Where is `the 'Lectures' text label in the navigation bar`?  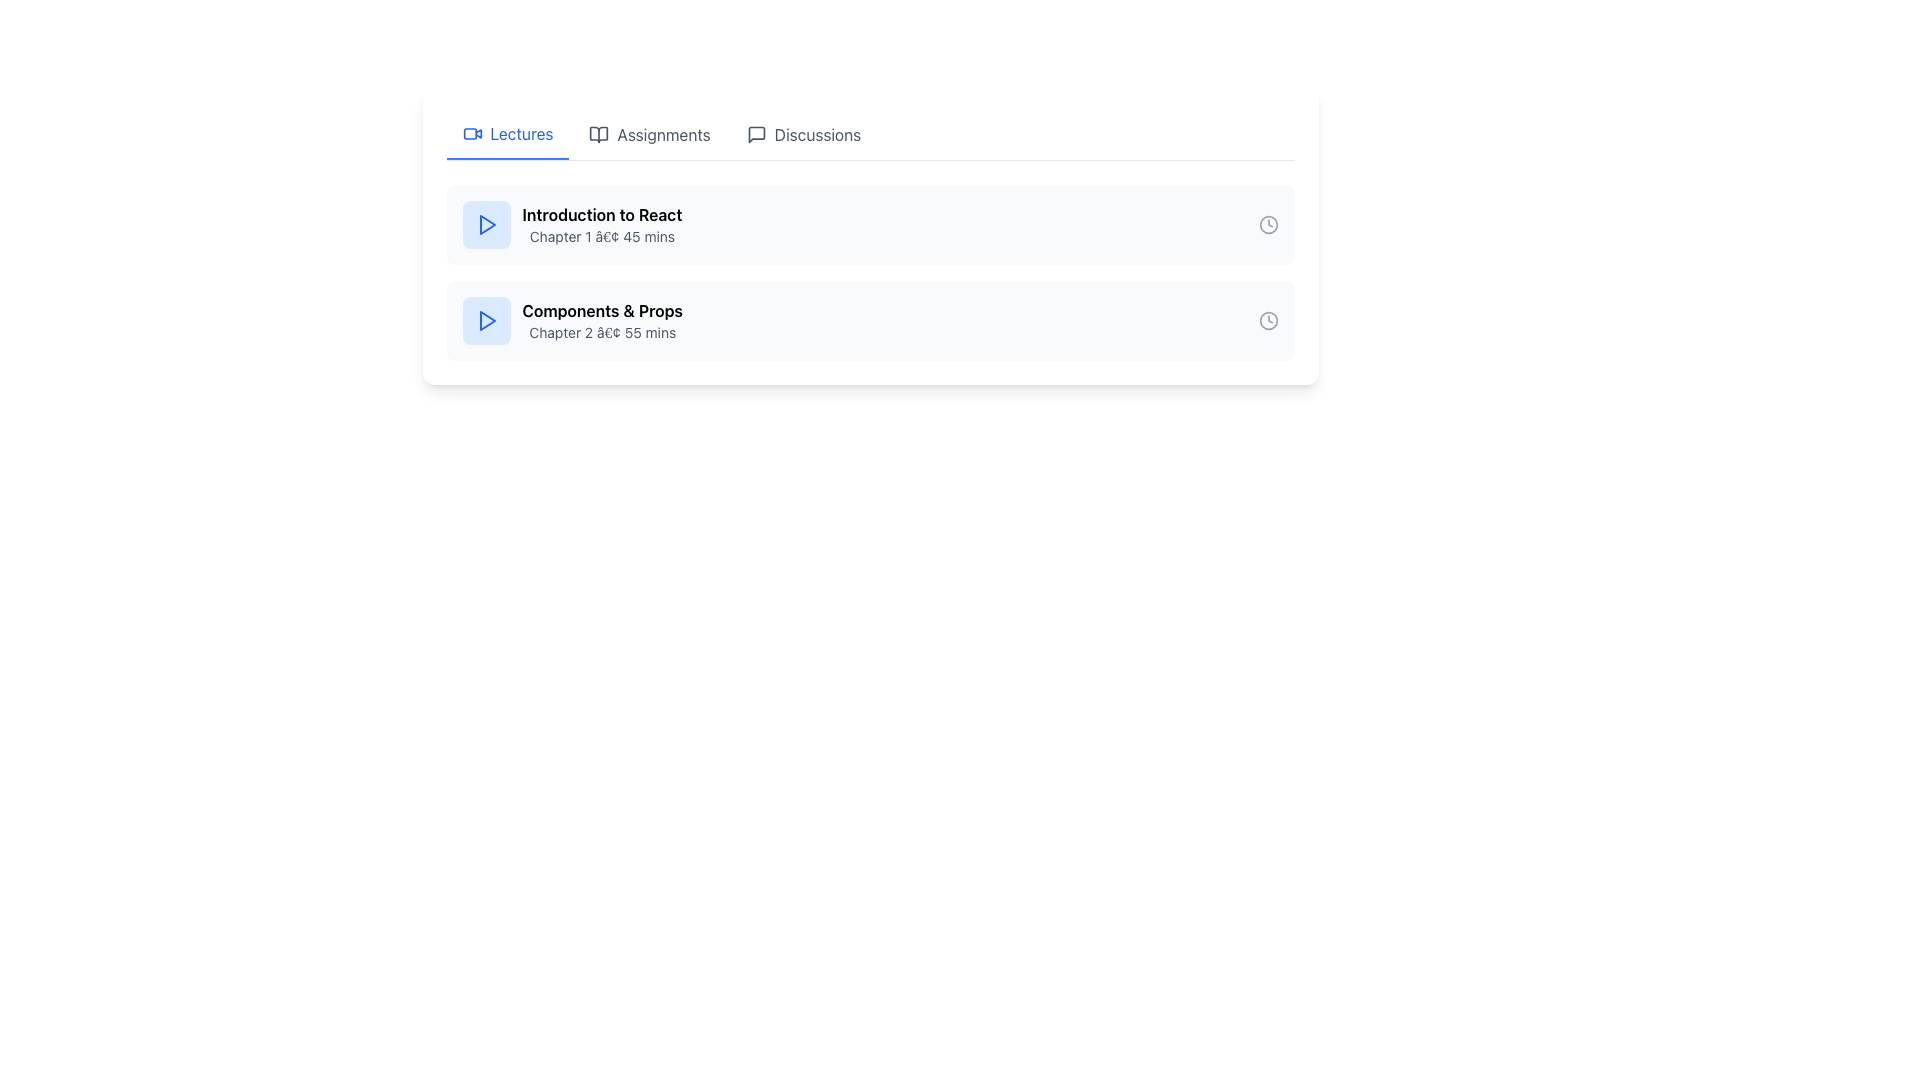
the 'Lectures' text label in the navigation bar is located at coordinates (522, 134).